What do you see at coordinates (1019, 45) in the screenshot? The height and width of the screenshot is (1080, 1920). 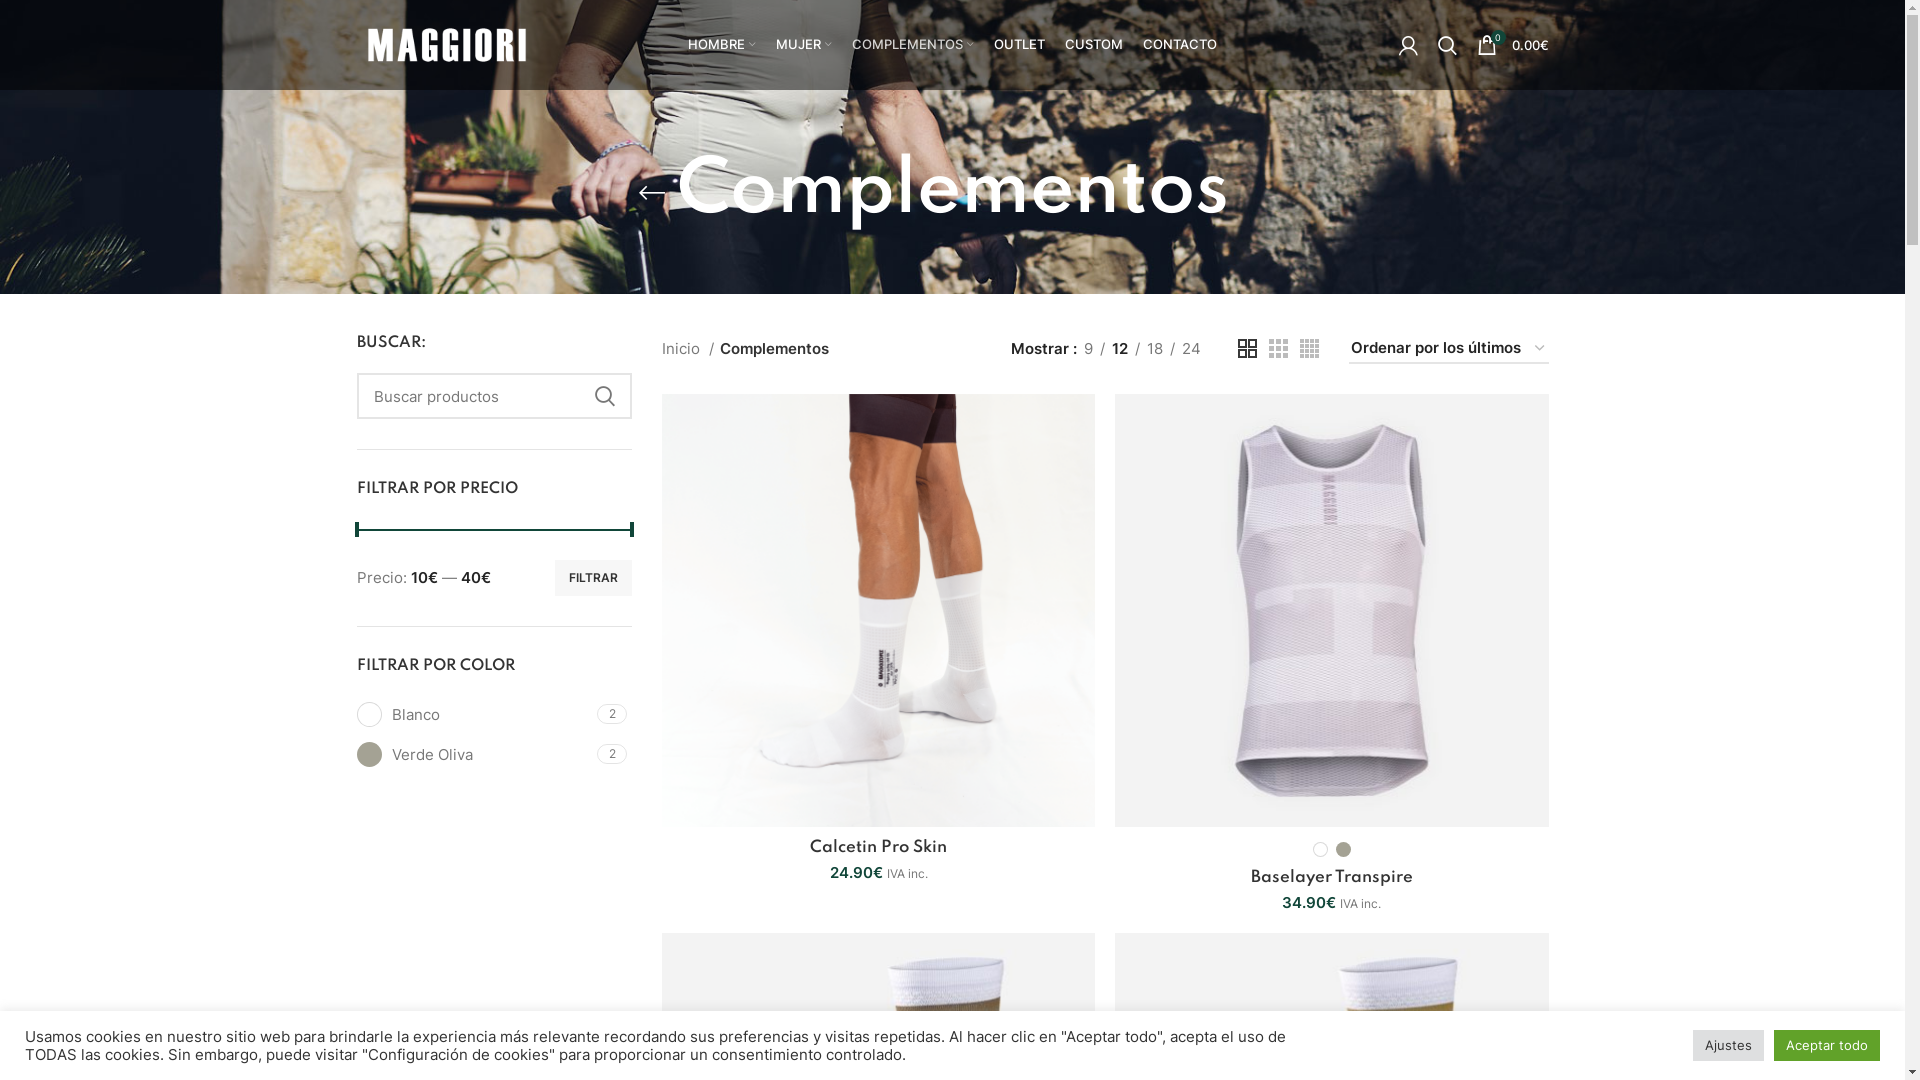 I see `'OUTLET'` at bounding box center [1019, 45].